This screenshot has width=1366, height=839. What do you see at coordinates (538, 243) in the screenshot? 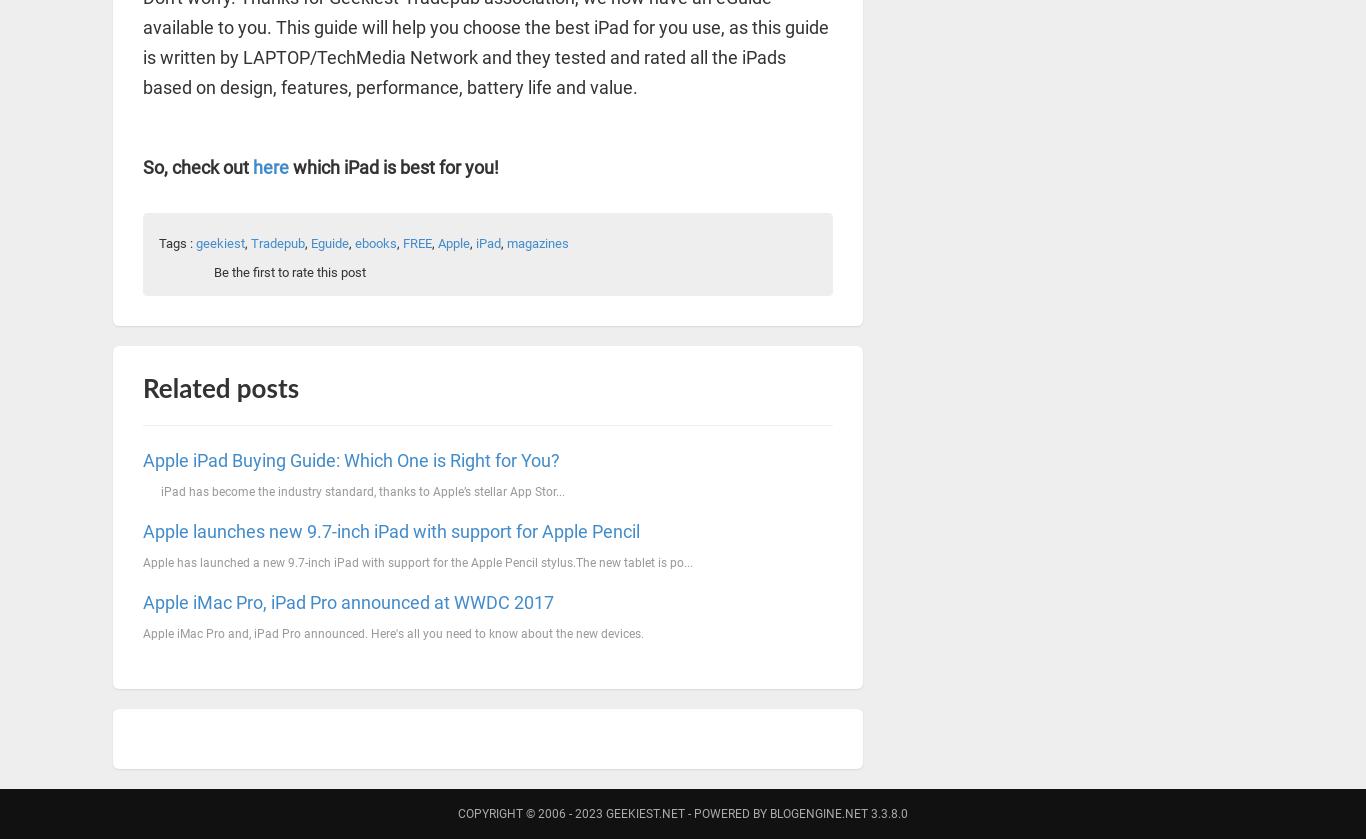
I see `'magazines'` at bounding box center [538, 243].